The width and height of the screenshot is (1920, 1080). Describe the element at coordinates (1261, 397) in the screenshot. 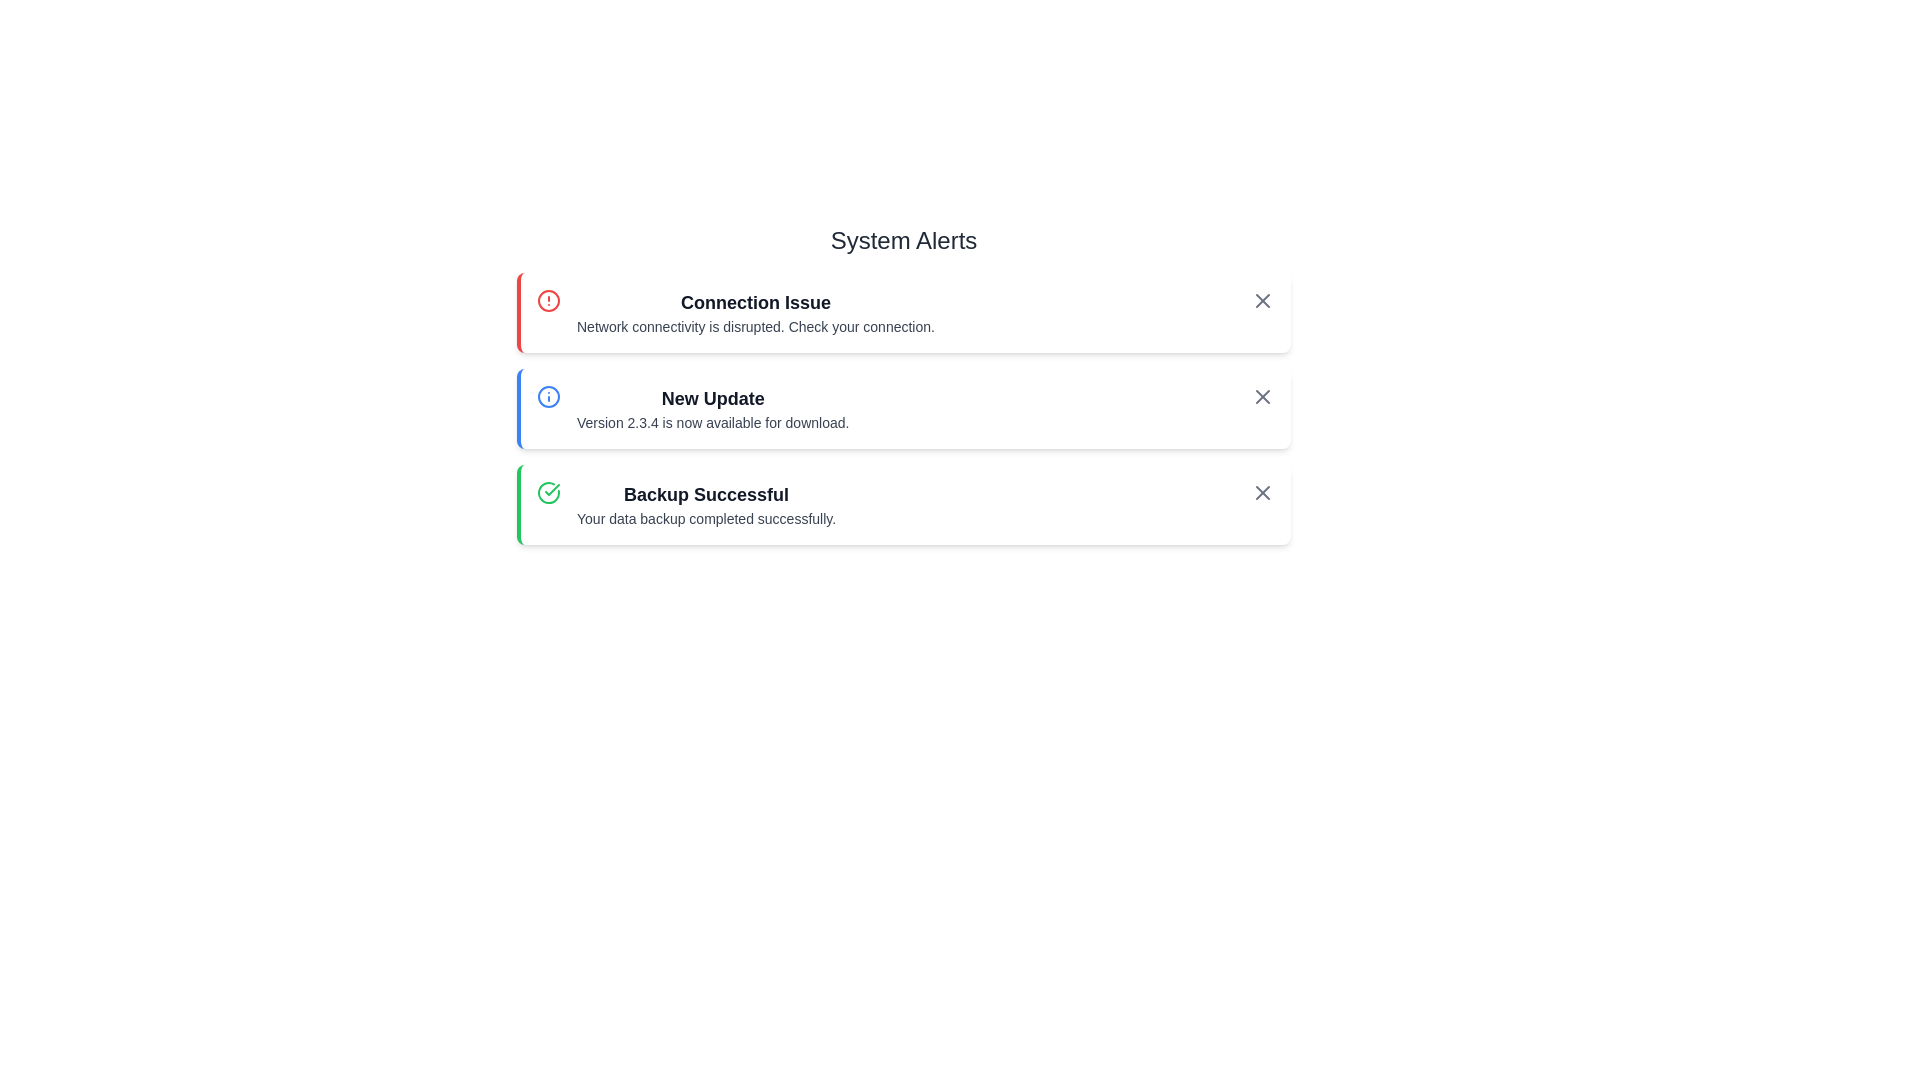

I see `the small 'X'-shaped close icon located in the 'New Update' alert component` at that location.